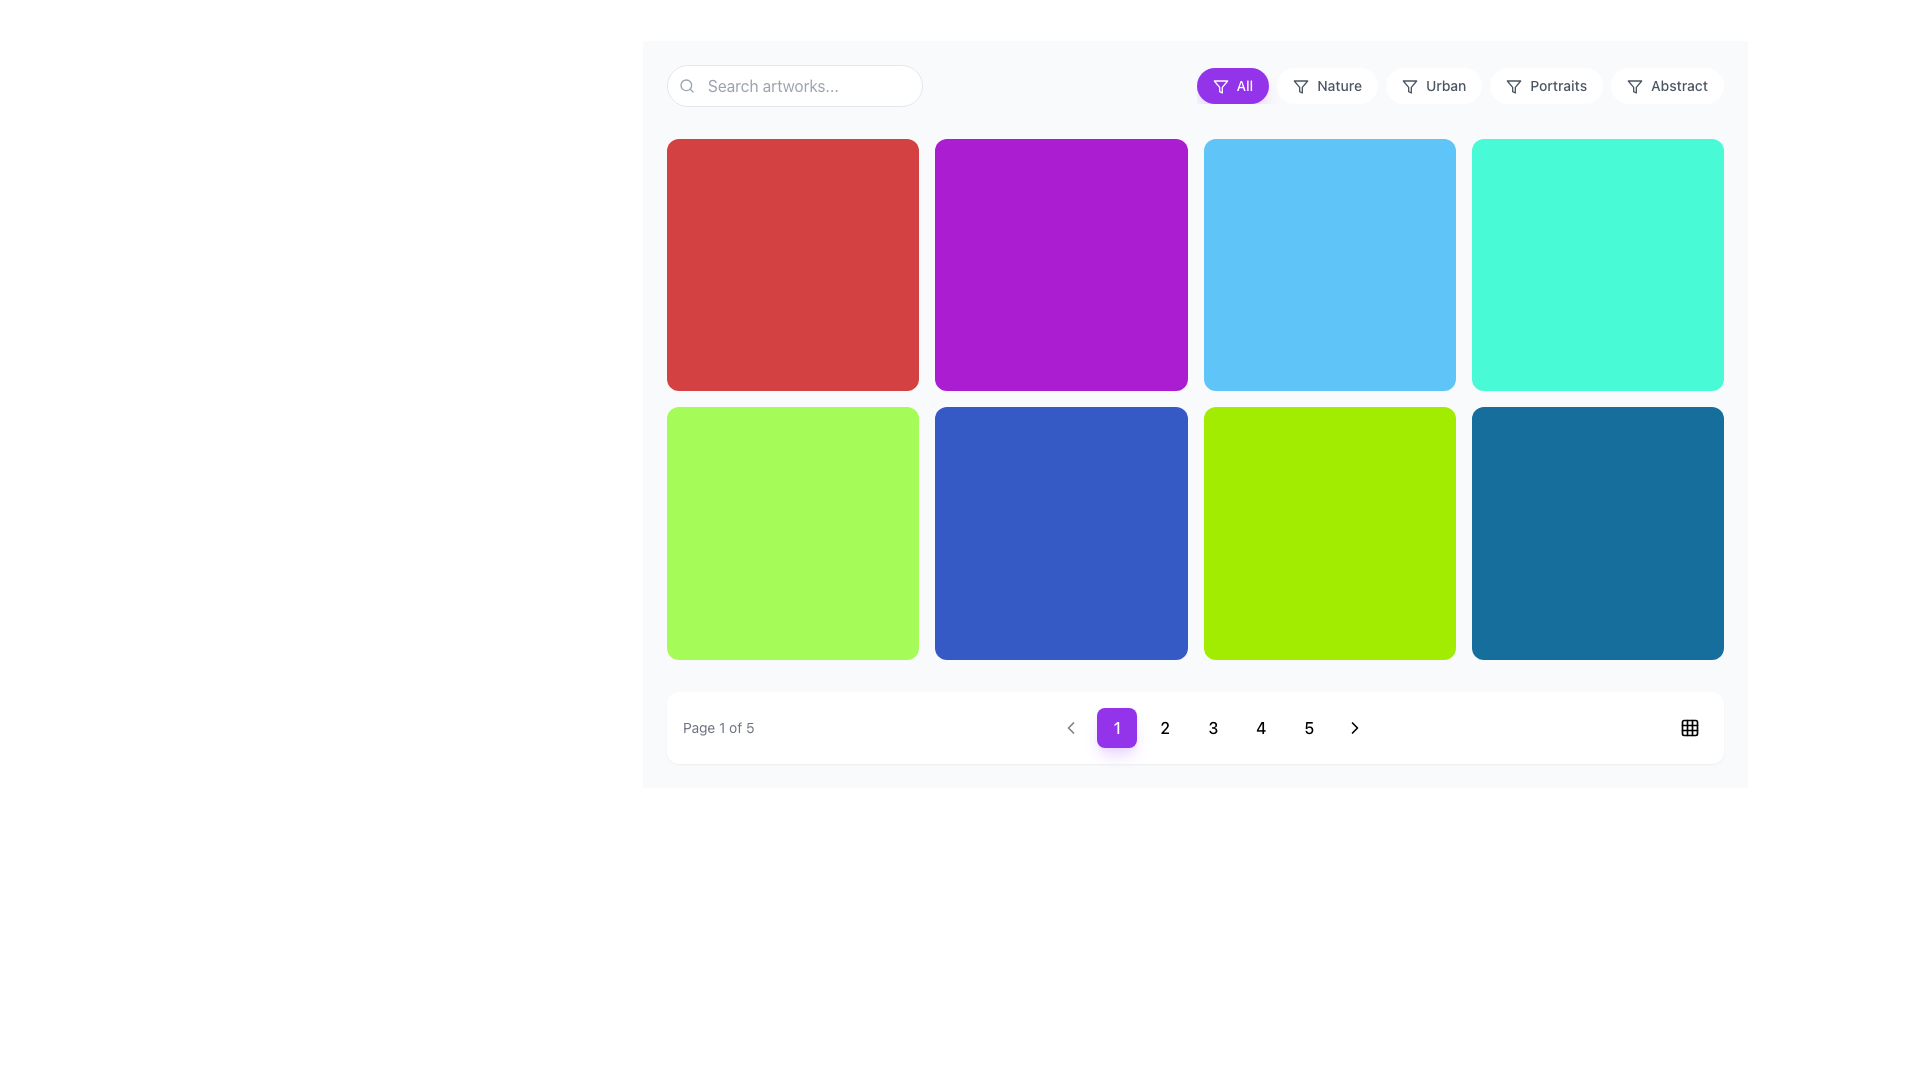 This screenshot has height=1080, width=1920. Describe the element at coordinates (1635, 86) in the screenshot. I see `the small, triangular filter icon located in the upper-right section of the toolbar, which represents a filtering function` at that location.